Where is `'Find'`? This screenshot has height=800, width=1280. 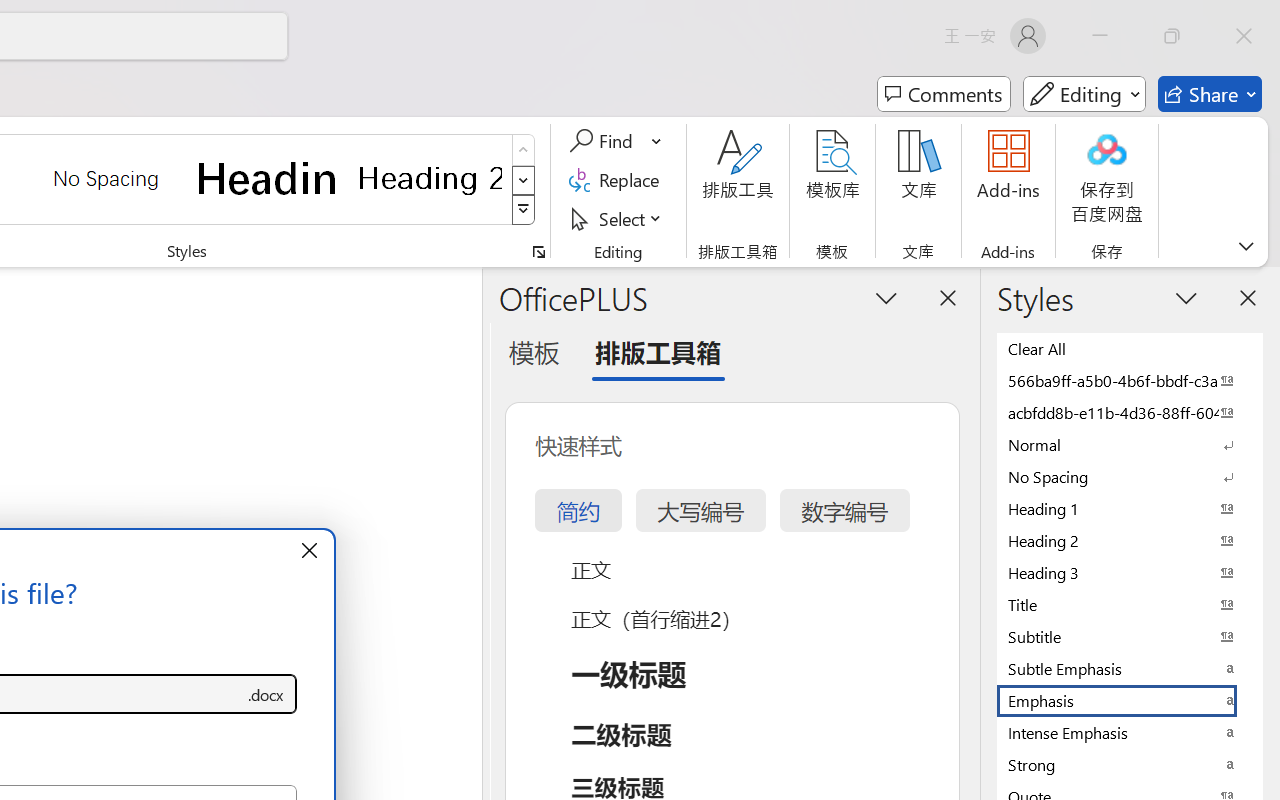
'Find' is located at coordinates (615, 141).